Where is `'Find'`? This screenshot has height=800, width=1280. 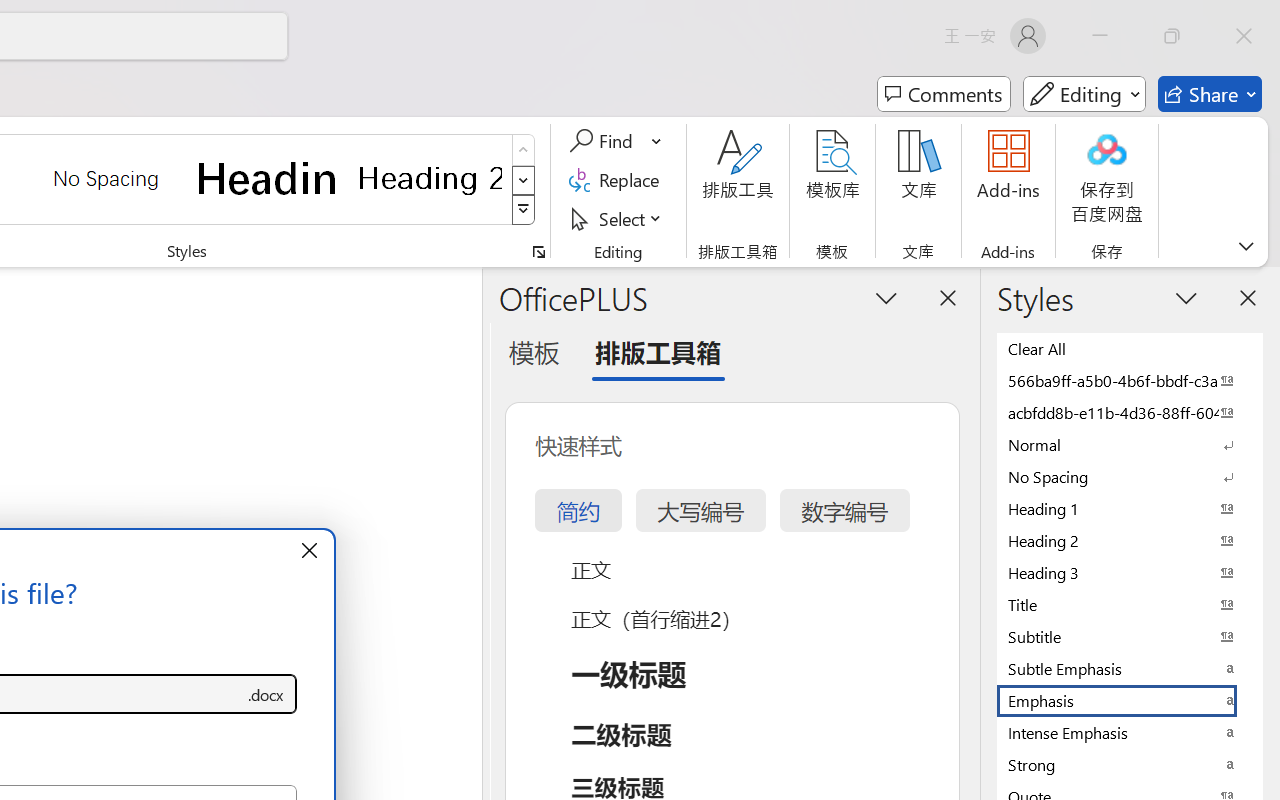
'Find' is located at coordinates (615, 141).